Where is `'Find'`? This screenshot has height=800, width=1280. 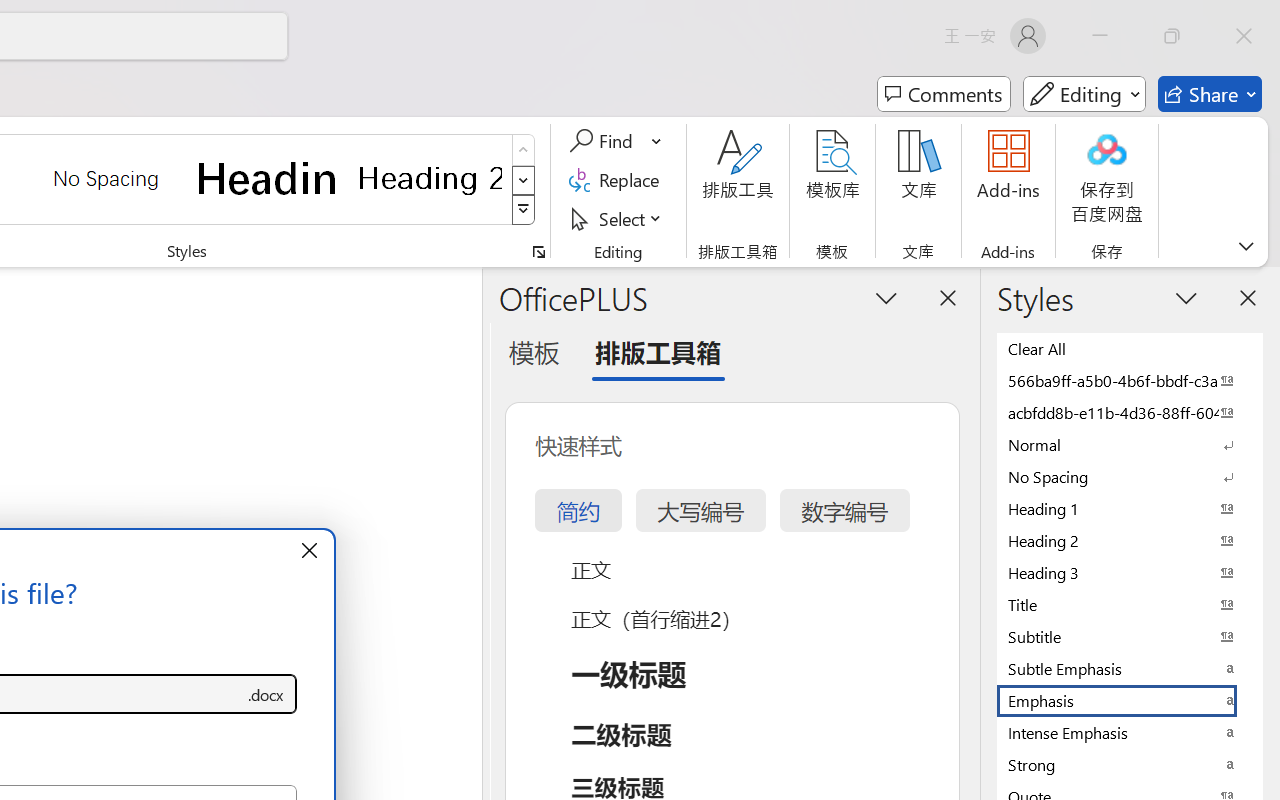
'Find' is located at coordinates (615, 141).